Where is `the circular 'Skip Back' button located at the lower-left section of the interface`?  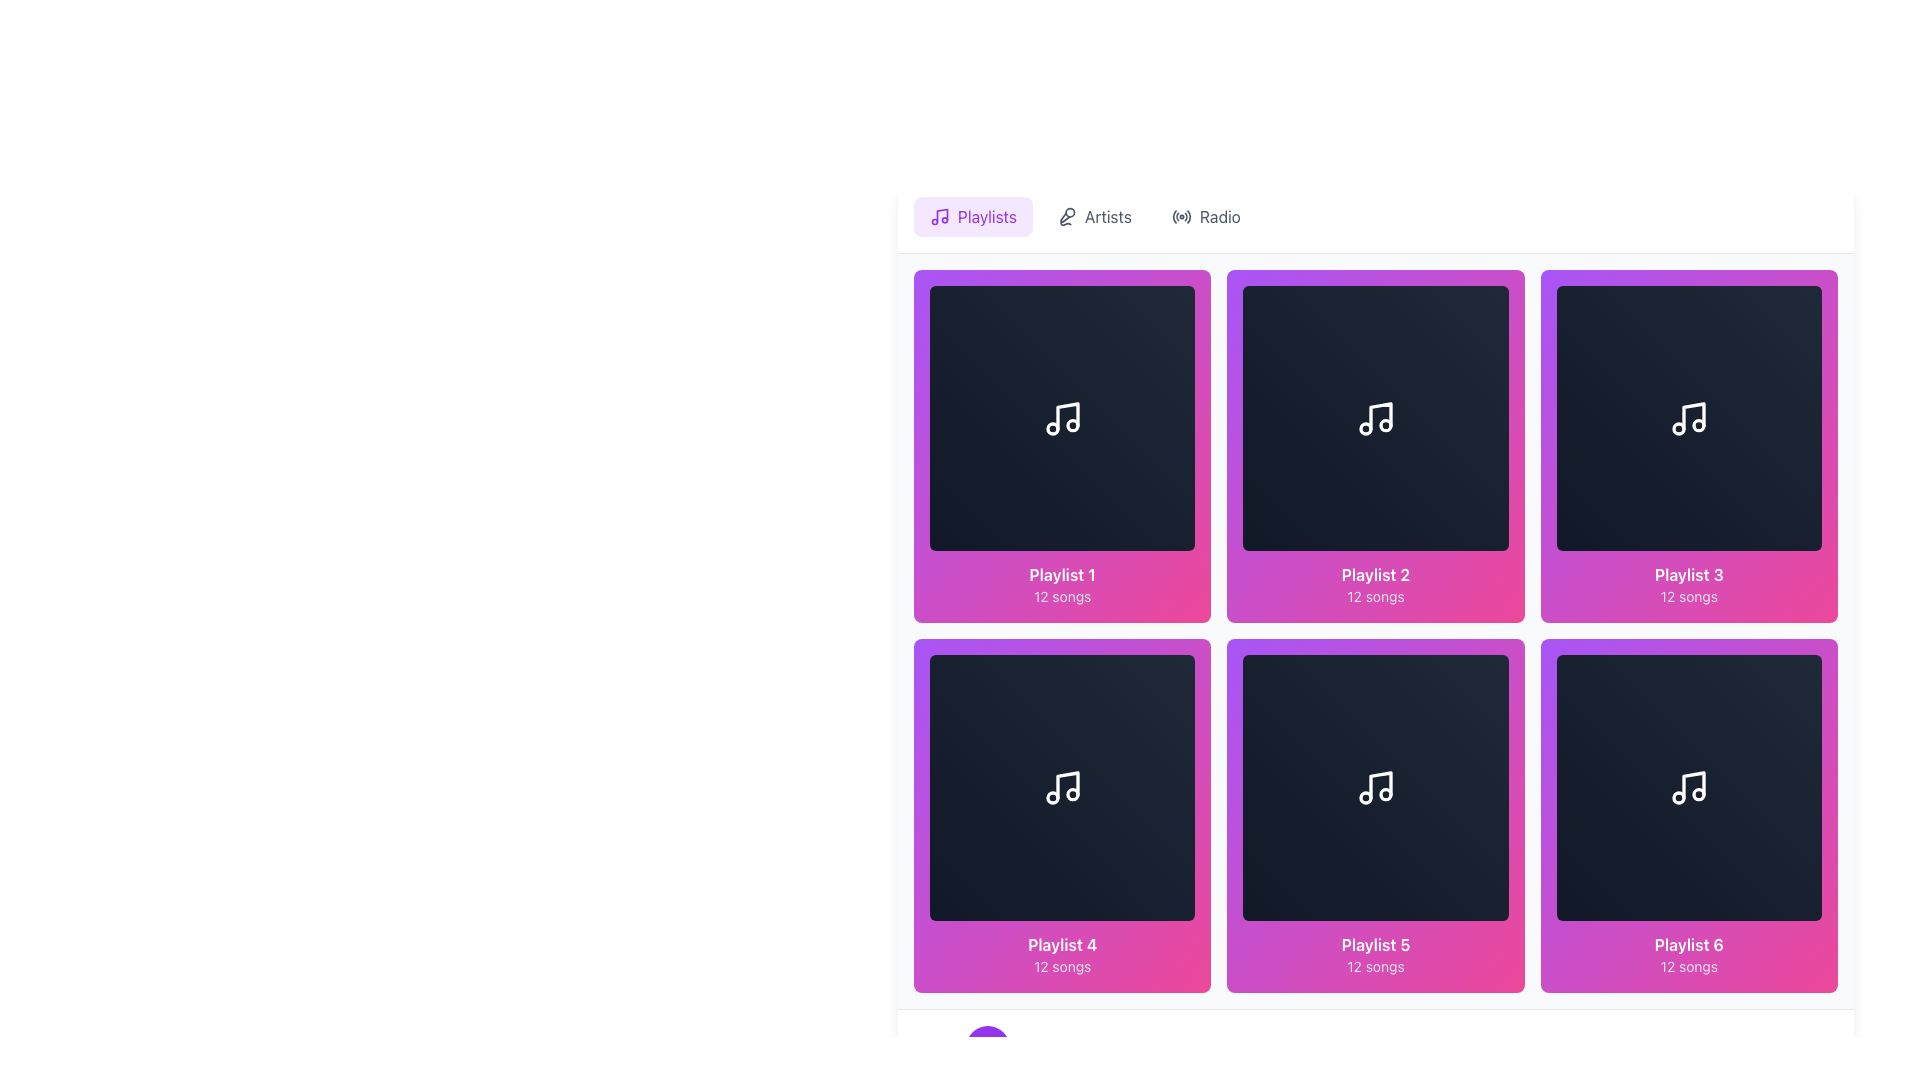 the circular 'Skip Back' button located at the lower-left section of the interface is located at coordinates (930, 1045).